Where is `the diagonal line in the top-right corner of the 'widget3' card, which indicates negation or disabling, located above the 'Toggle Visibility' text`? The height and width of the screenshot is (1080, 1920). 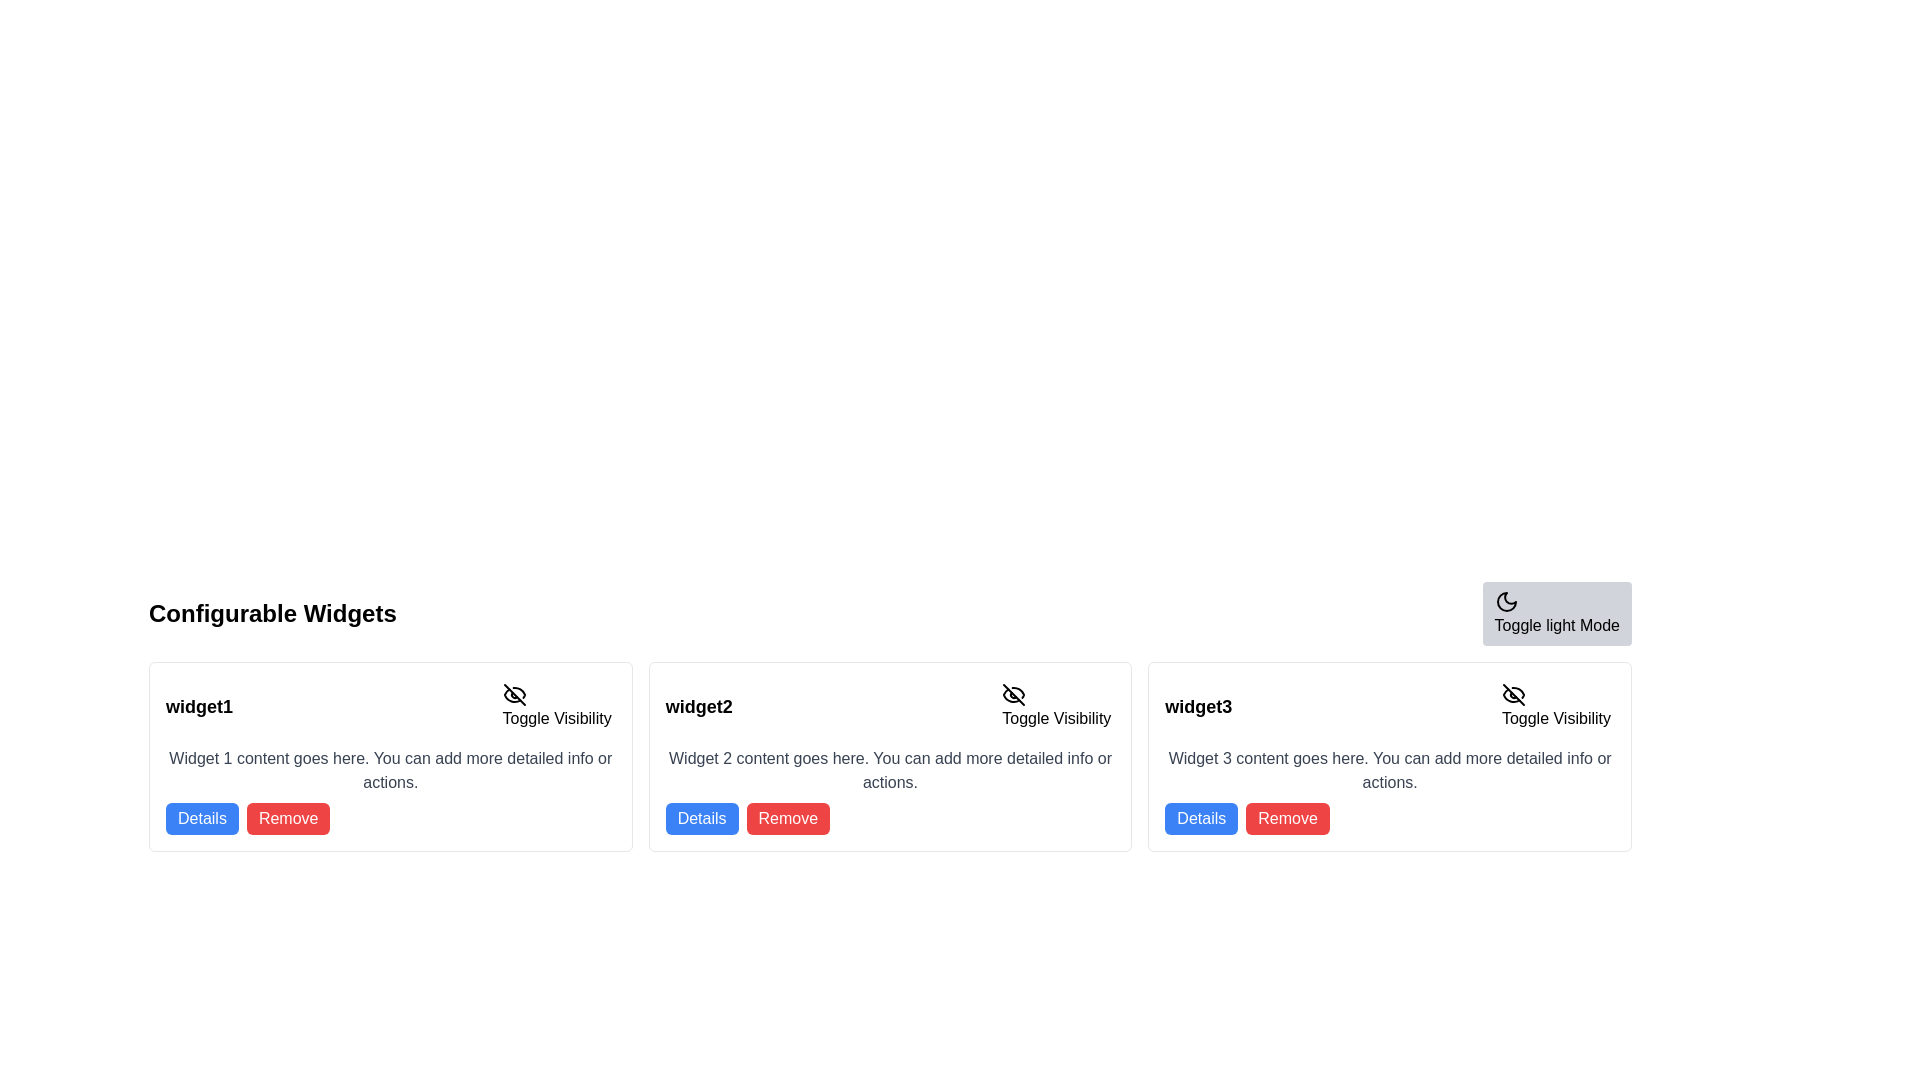 the diagonal line in the top-right corner of the 'widget3' card, which indicates negation or disabling, located above the 'Toggle Visibility' text is located at coordinates (1513, 693).